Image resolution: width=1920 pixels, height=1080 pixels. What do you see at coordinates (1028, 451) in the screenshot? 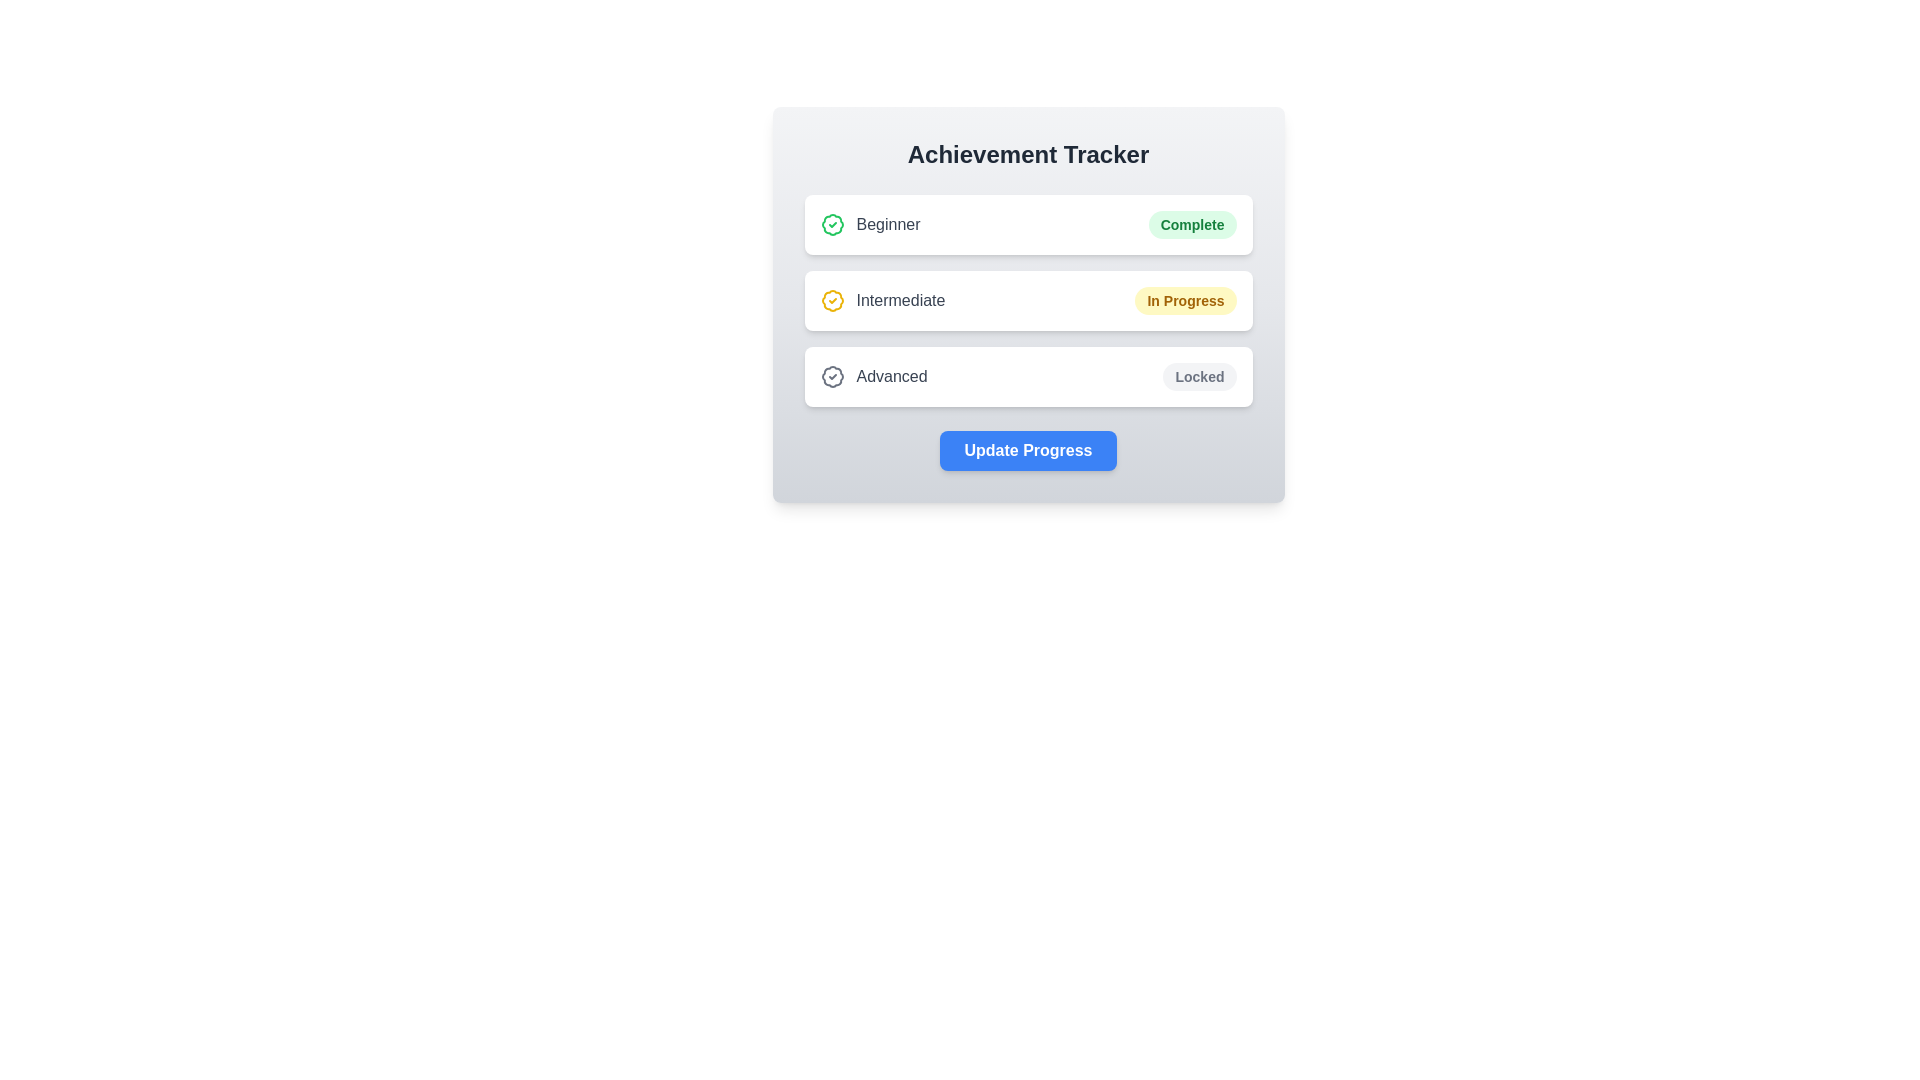
I see `the 'Update Progress' button with a solid blue background and white text to observe the animation effect` at bounding box center [1028, 451].